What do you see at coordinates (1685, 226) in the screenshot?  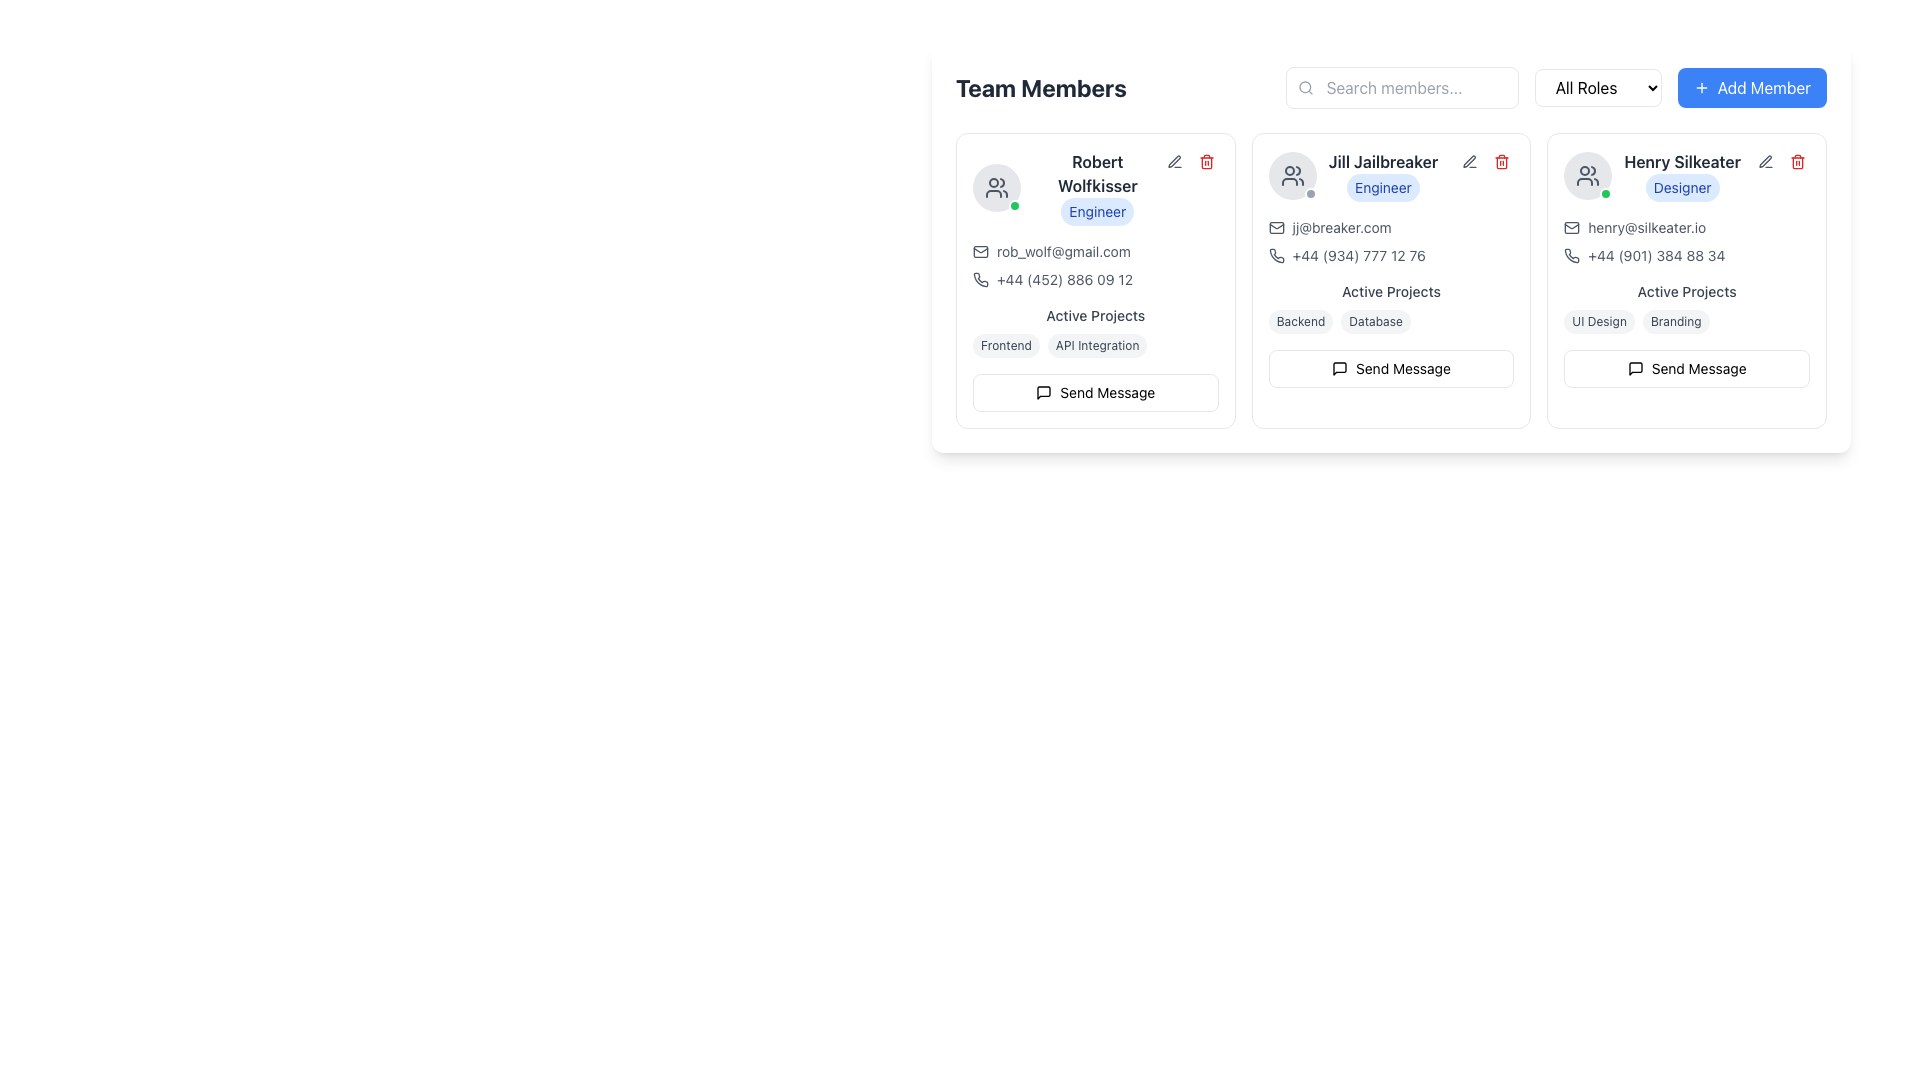 I see `the Interactive Text with Icon for Henry Silkeater, which provides the email address hyperlink 'henry@silkeater.io'` at bounding box center [1685, 226].